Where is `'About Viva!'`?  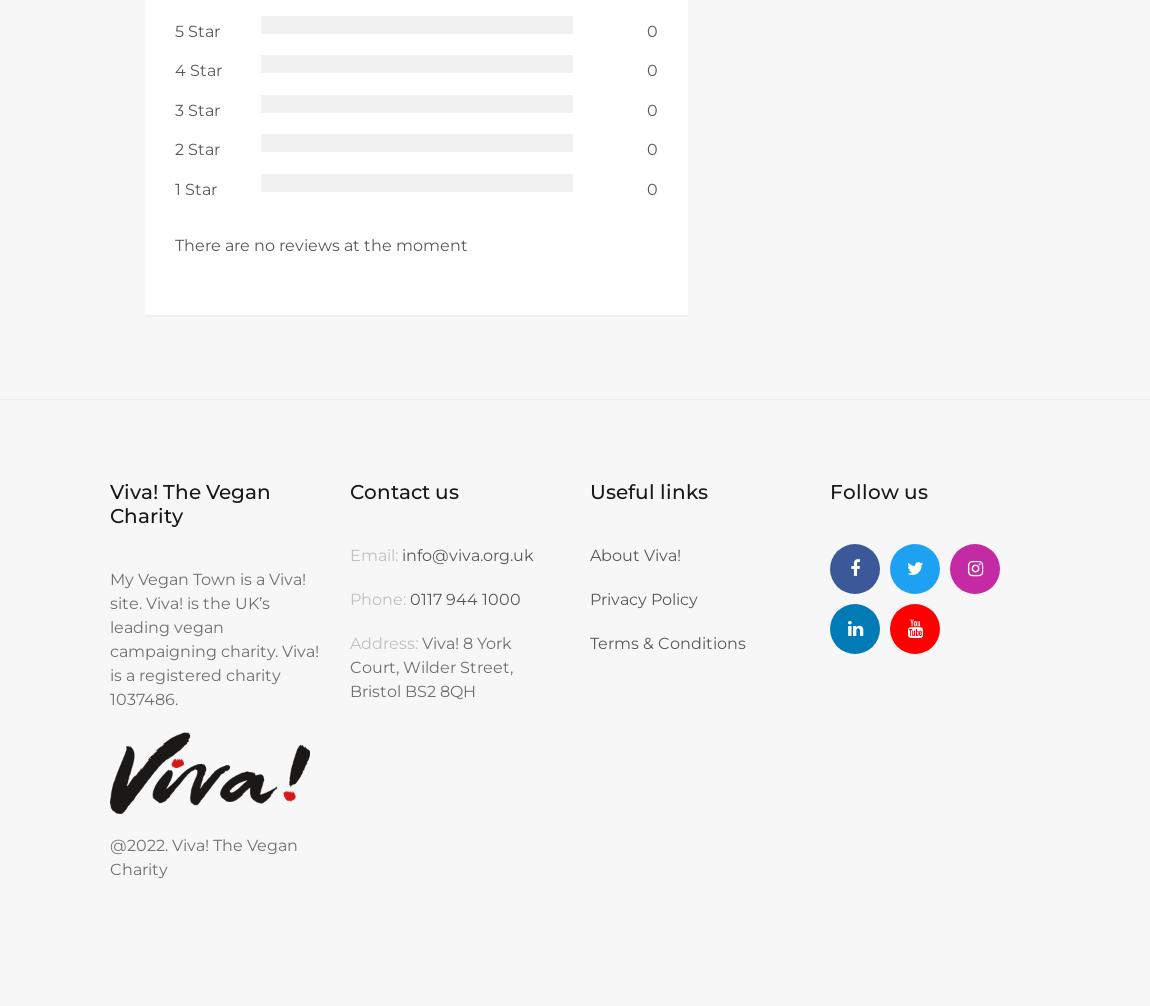 'About Viva!' is located at coordinates (634, 555).